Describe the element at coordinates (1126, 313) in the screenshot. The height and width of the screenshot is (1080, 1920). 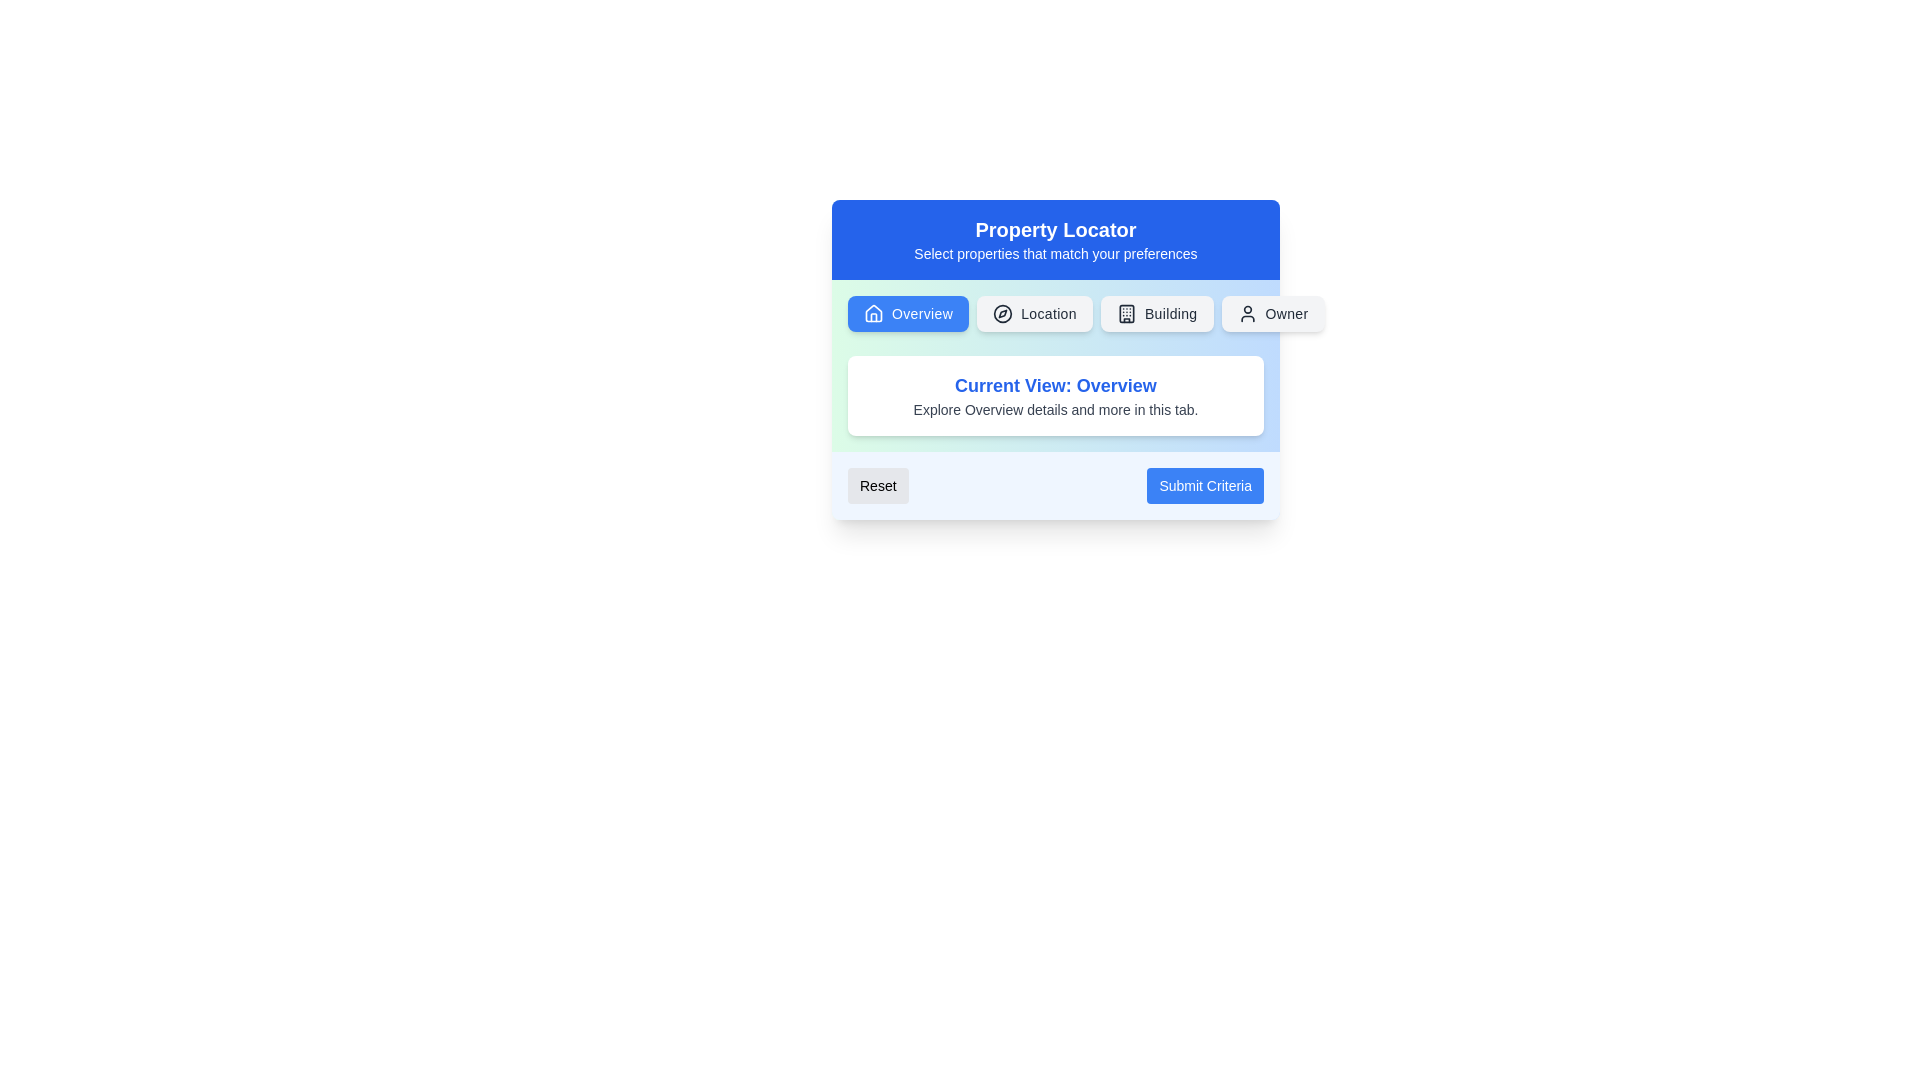
I see `the 'Building' button, which features a minimalist stroke-based outline icon of a building on the left side` at that location.